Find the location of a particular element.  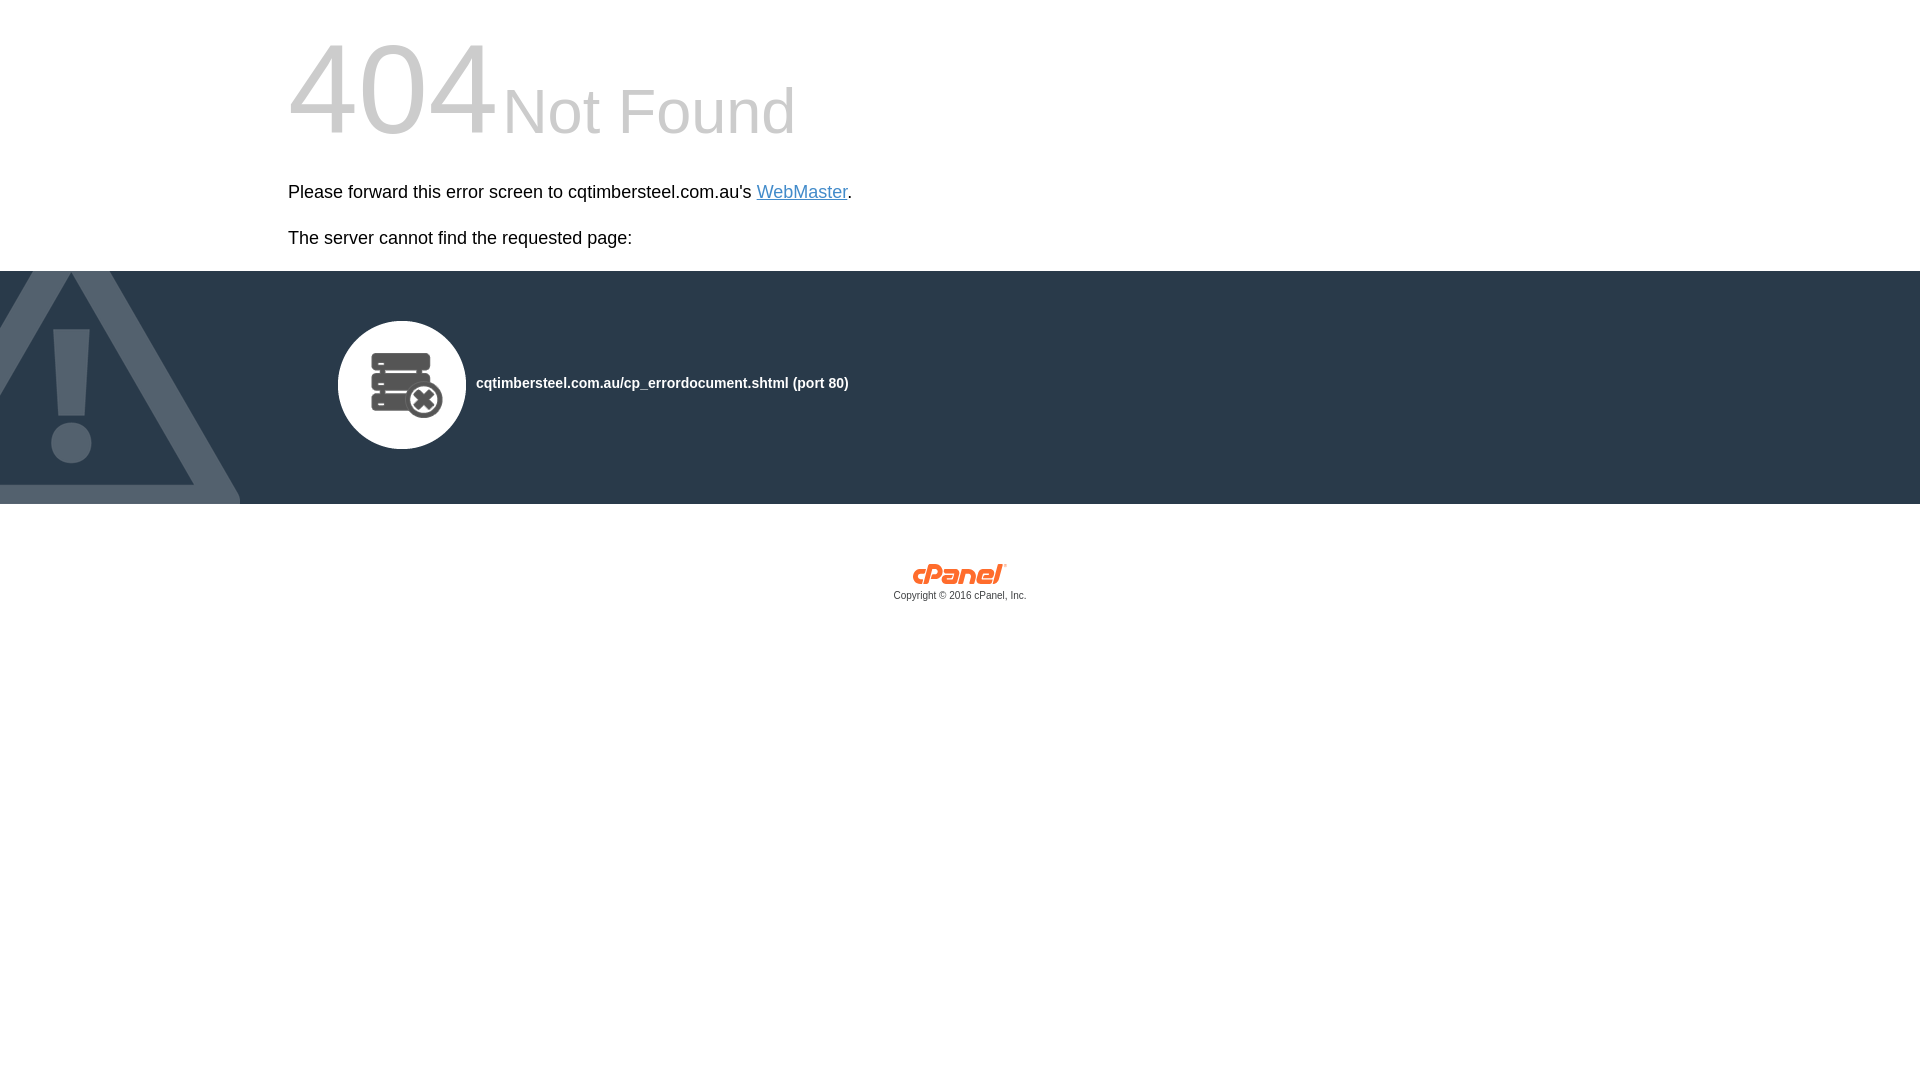

'WebMaster' is located at coordinates (802, 192).